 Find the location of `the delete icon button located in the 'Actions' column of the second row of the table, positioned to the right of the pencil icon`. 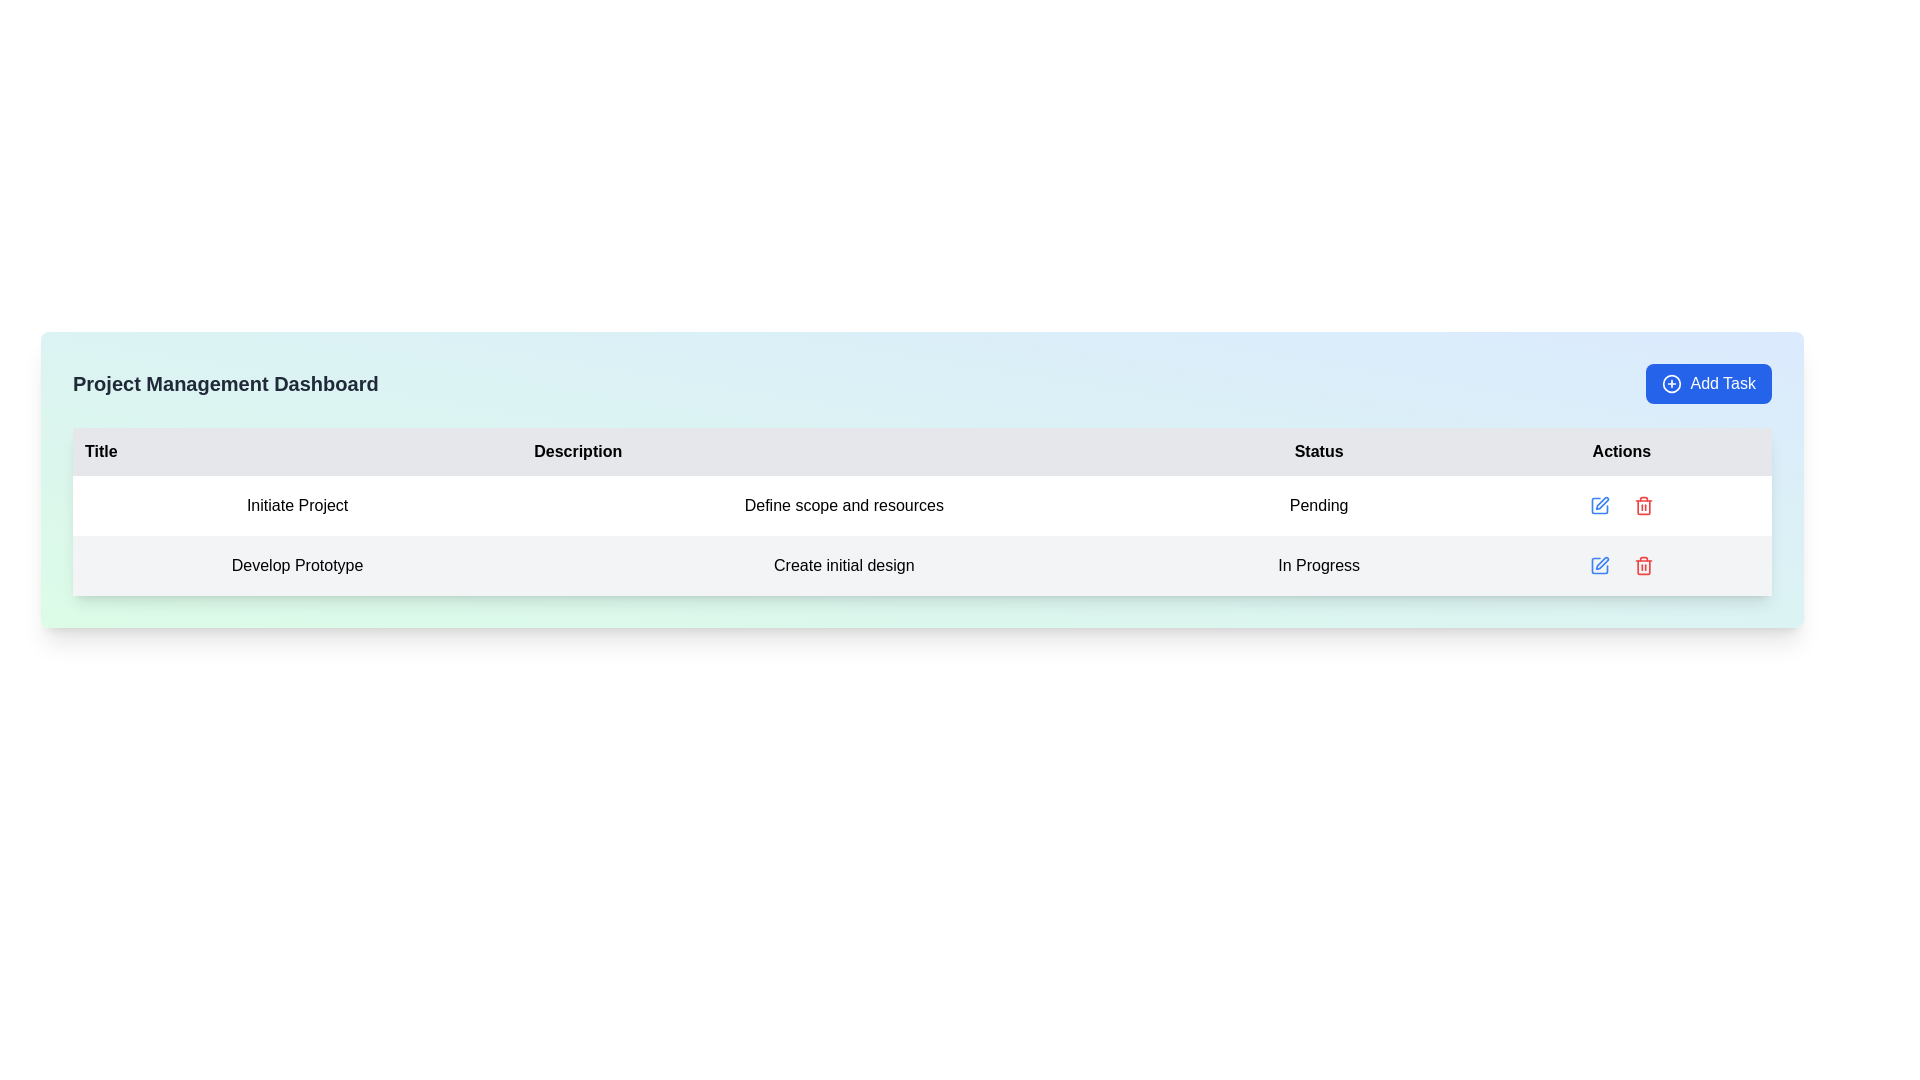

the delete icon button located in the 'Actions' column of the second row of the table, positioned to the right of the pencil icon is located at coordinates (1643, 504).